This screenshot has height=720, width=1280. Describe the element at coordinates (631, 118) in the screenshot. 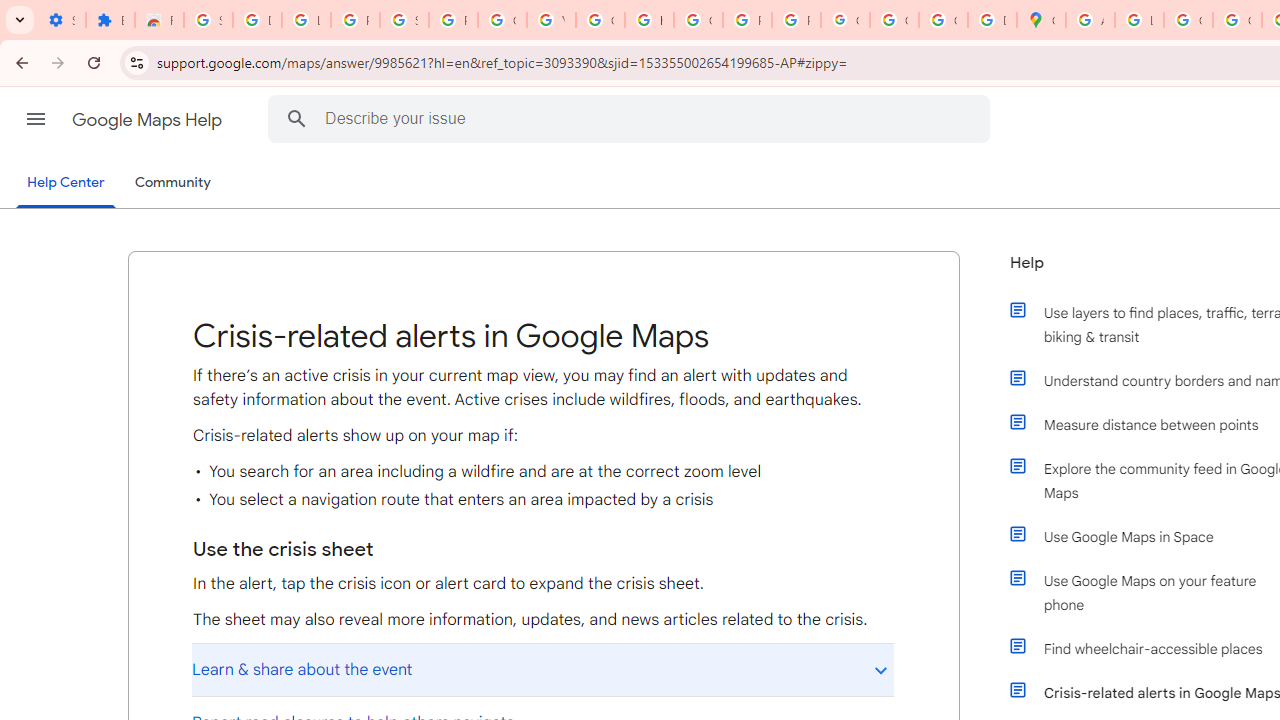

I see `'Describe your issue'` at that location.